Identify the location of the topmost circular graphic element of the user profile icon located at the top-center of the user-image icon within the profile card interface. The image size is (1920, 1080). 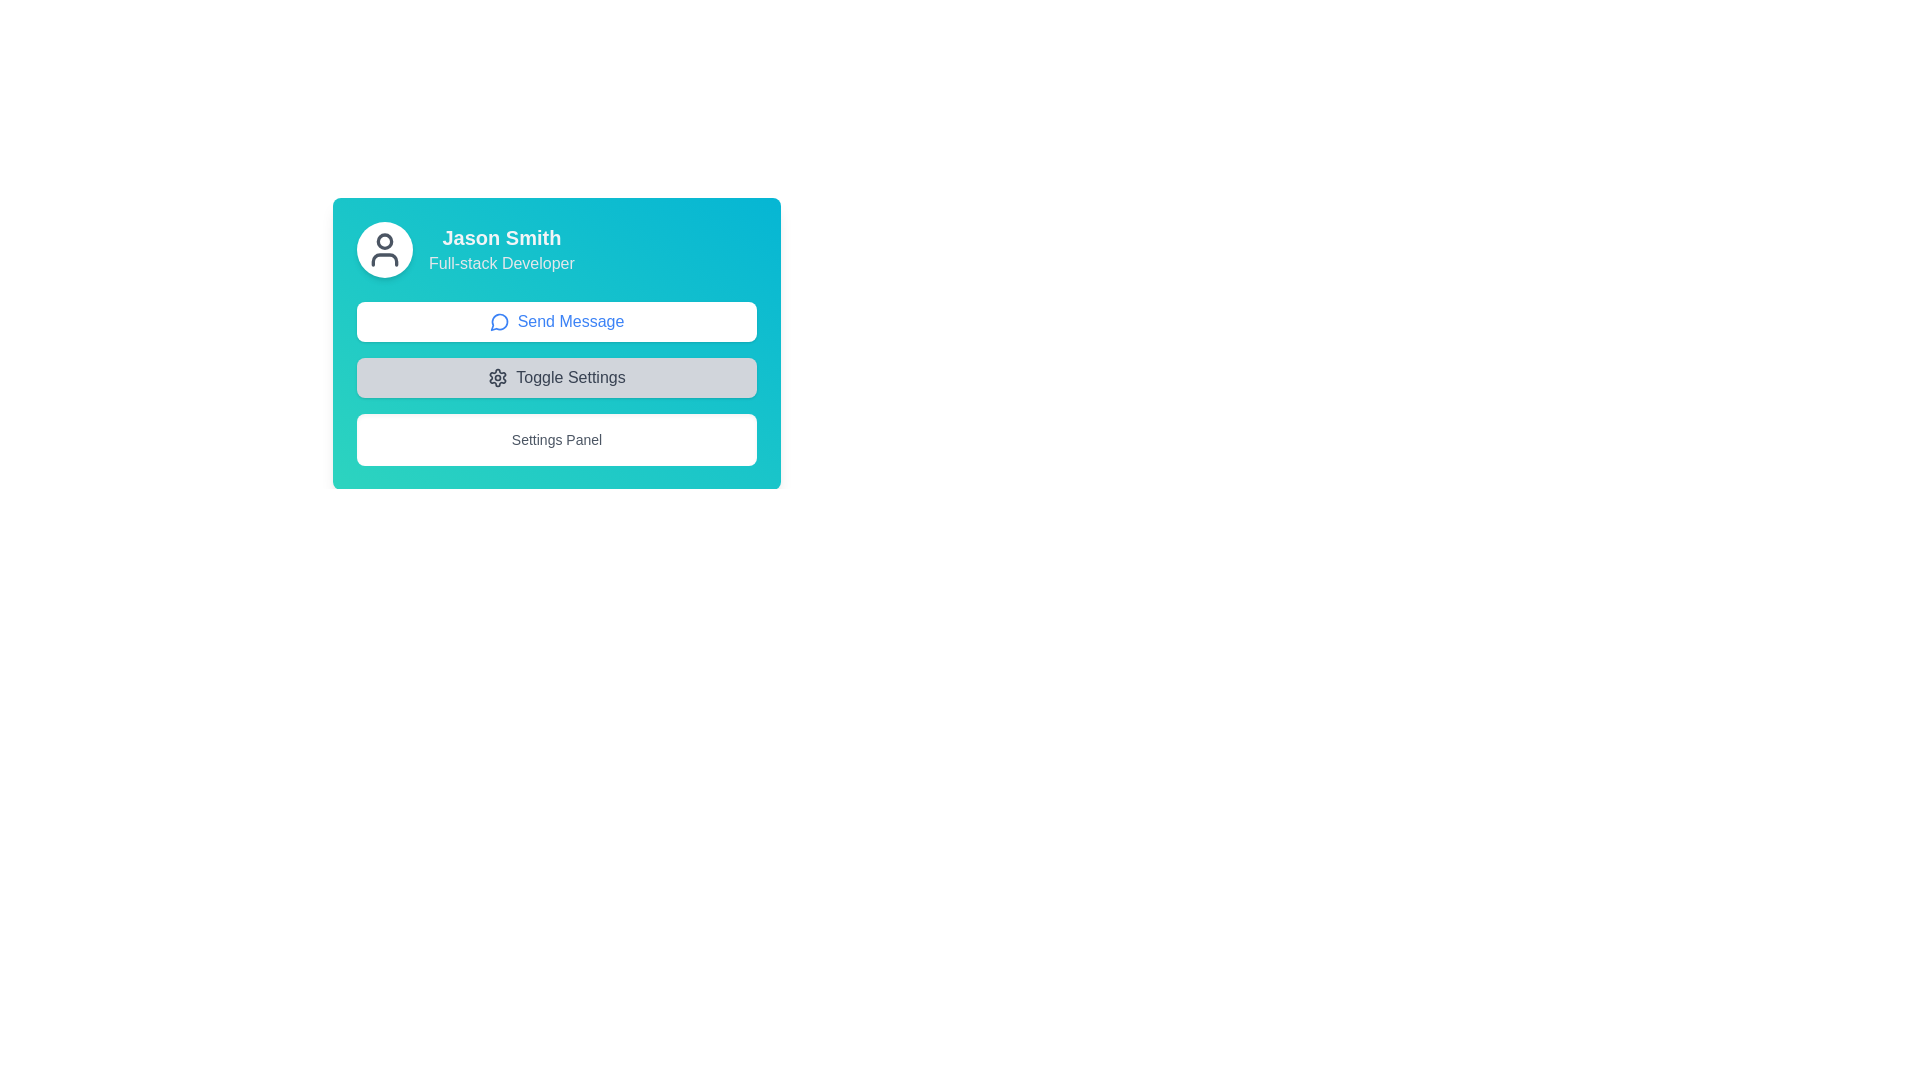
(384, 239).